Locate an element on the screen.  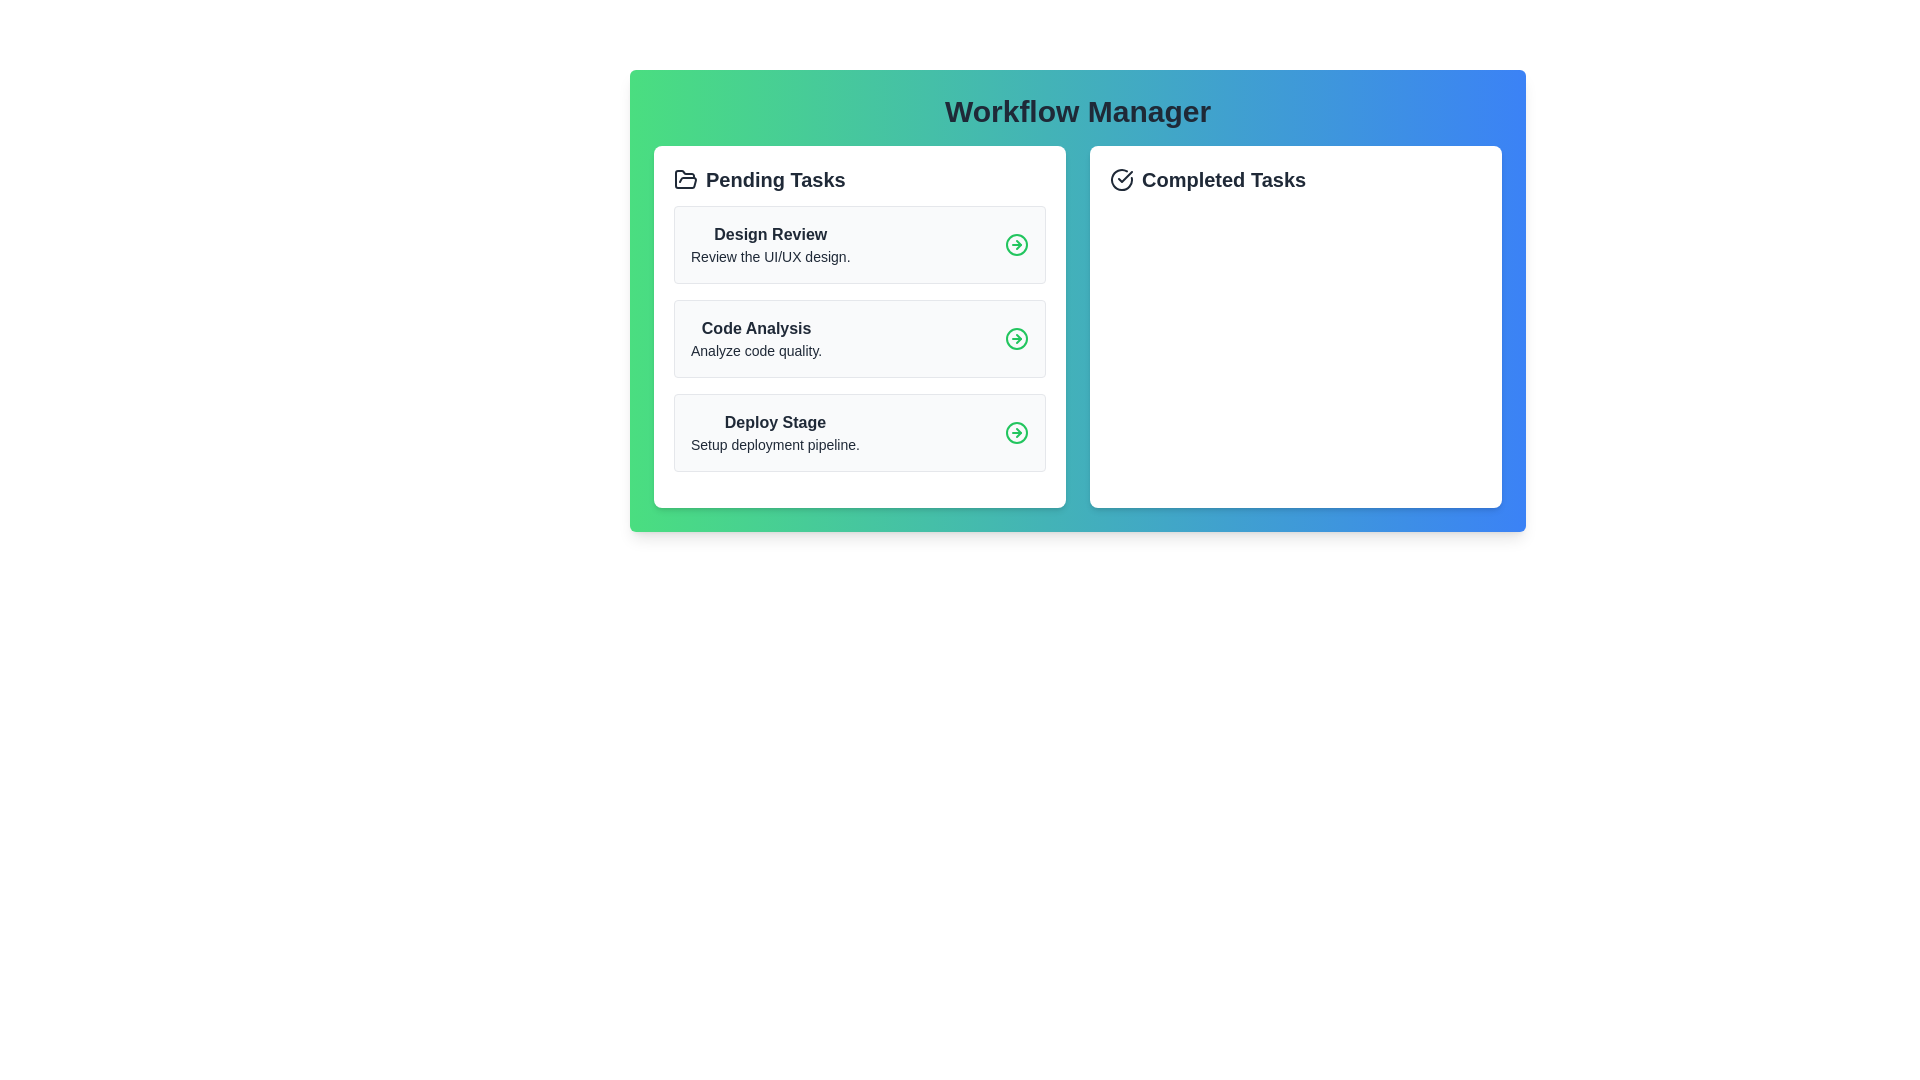
the circular graphical icon with a green outline and a rightward pointing arrow, located to the right of the 'Design Review' task in the 'Pending Tasks' list is located at coordinates (1017, 244).